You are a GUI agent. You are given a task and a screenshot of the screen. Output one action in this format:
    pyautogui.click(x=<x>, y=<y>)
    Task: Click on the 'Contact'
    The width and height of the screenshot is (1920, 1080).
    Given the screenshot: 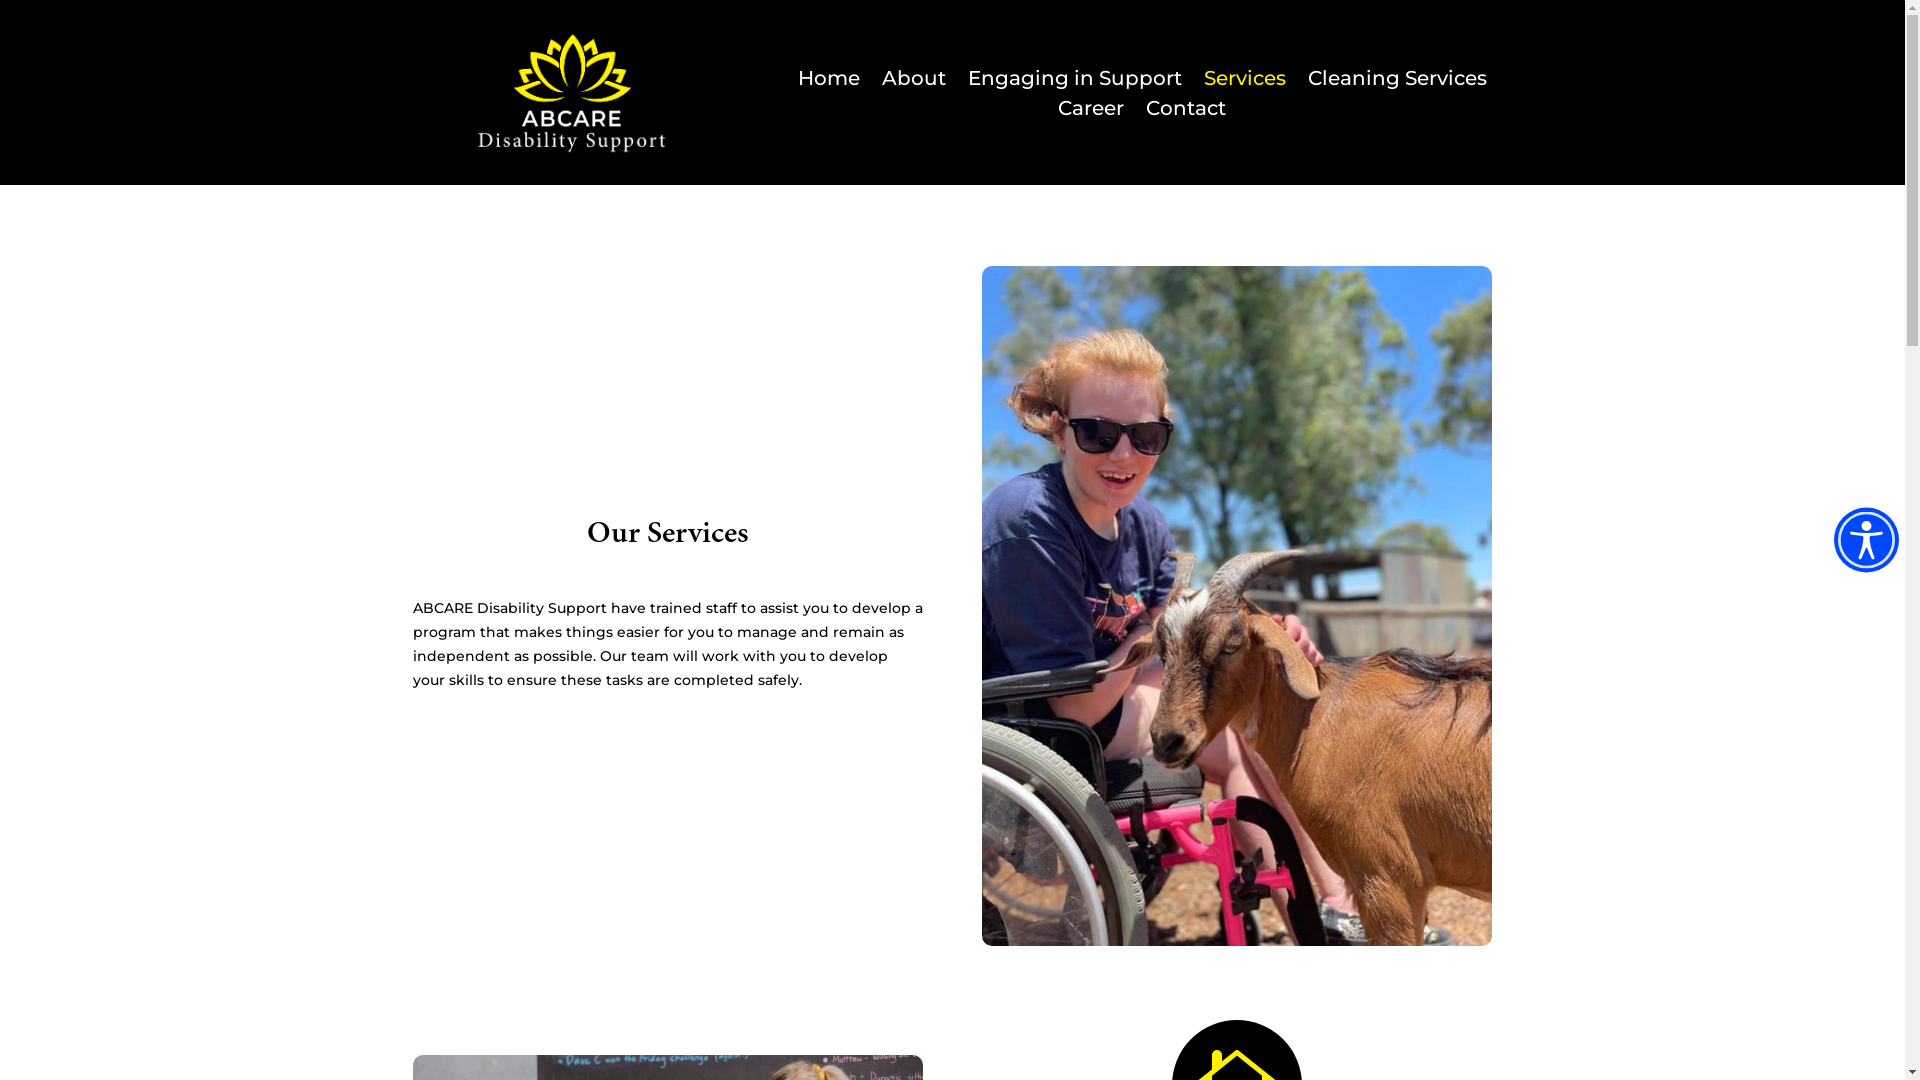 What is the action you would take?
    pyautogui.click(x=1185, y=111)
    